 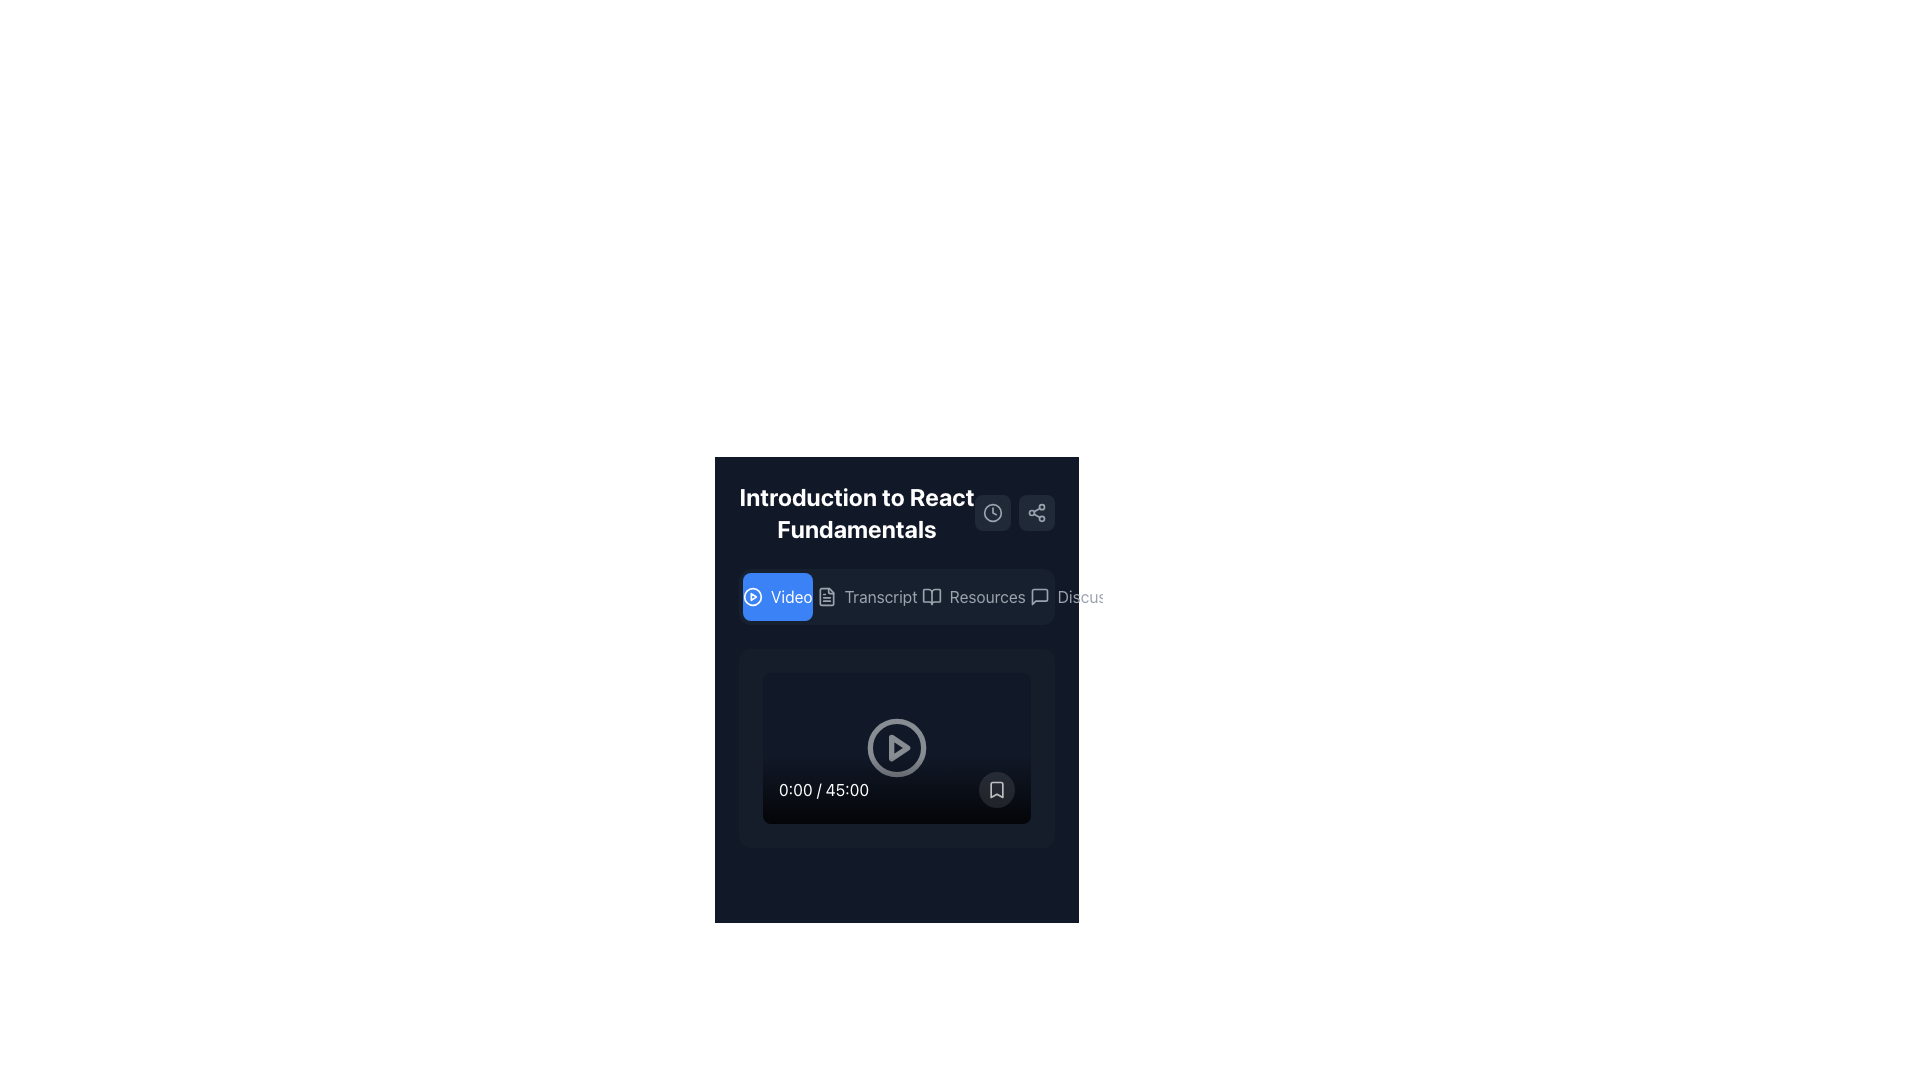 What do you see at coordinates (790, 596) in the screenshot?
I see `the 'Video' text label within the button interface` at bounding box center [790, 596].